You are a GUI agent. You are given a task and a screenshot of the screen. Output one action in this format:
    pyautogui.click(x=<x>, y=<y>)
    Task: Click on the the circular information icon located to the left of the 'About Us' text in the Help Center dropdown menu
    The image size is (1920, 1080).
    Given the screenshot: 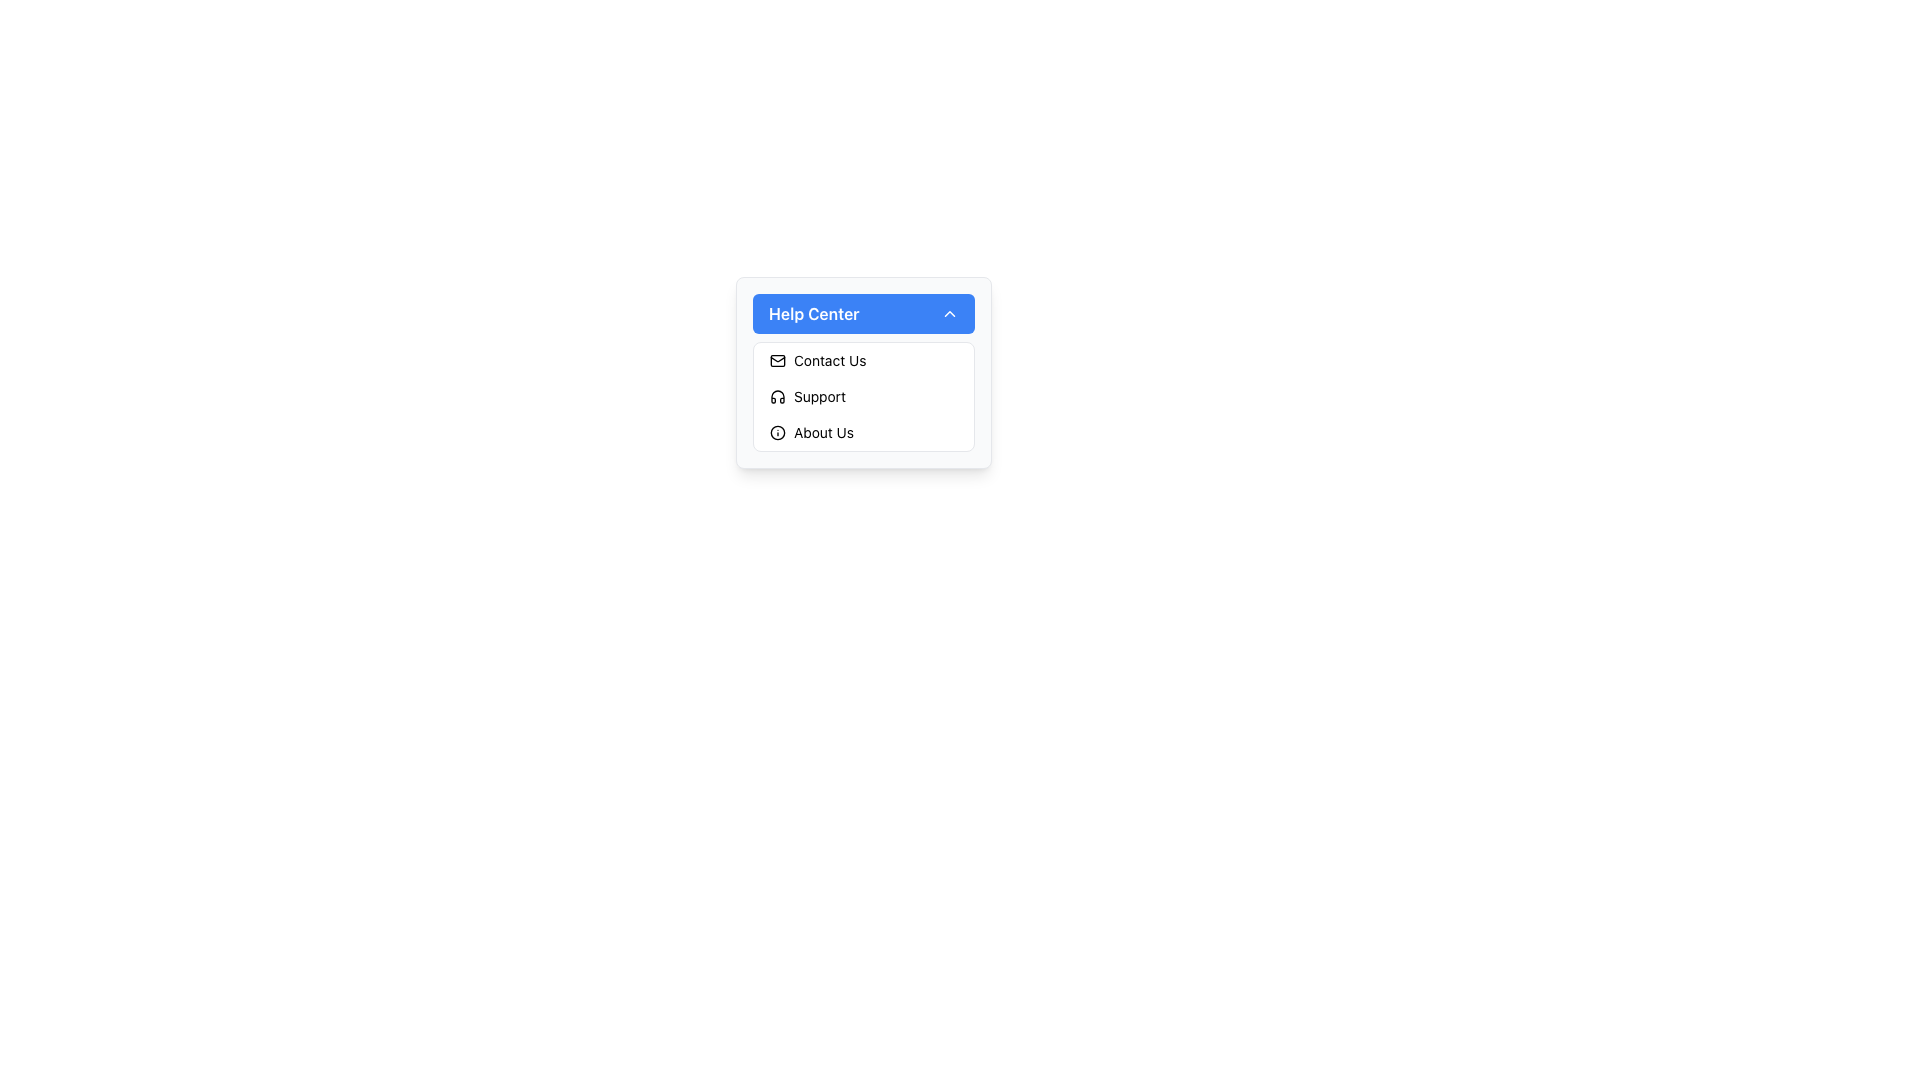 What is the action you would take?
    pyautogui.click(x=776, y=431)
    